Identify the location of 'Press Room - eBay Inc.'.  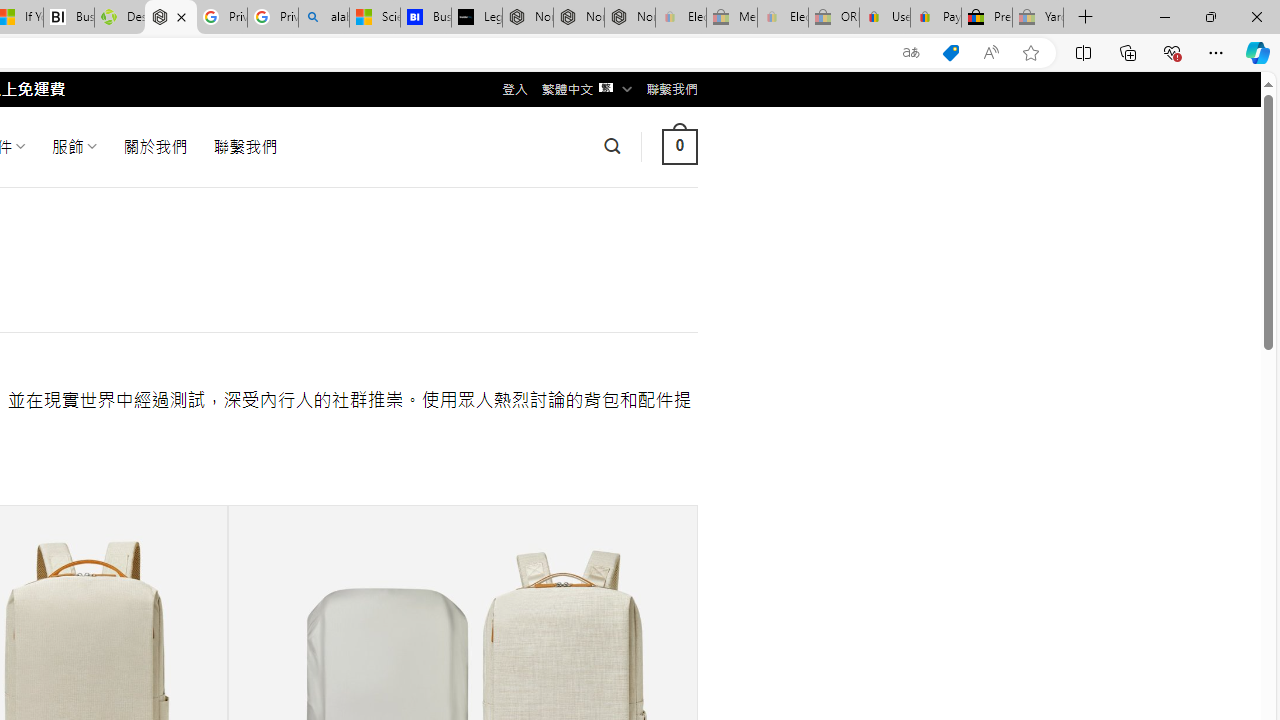
(987, 17).